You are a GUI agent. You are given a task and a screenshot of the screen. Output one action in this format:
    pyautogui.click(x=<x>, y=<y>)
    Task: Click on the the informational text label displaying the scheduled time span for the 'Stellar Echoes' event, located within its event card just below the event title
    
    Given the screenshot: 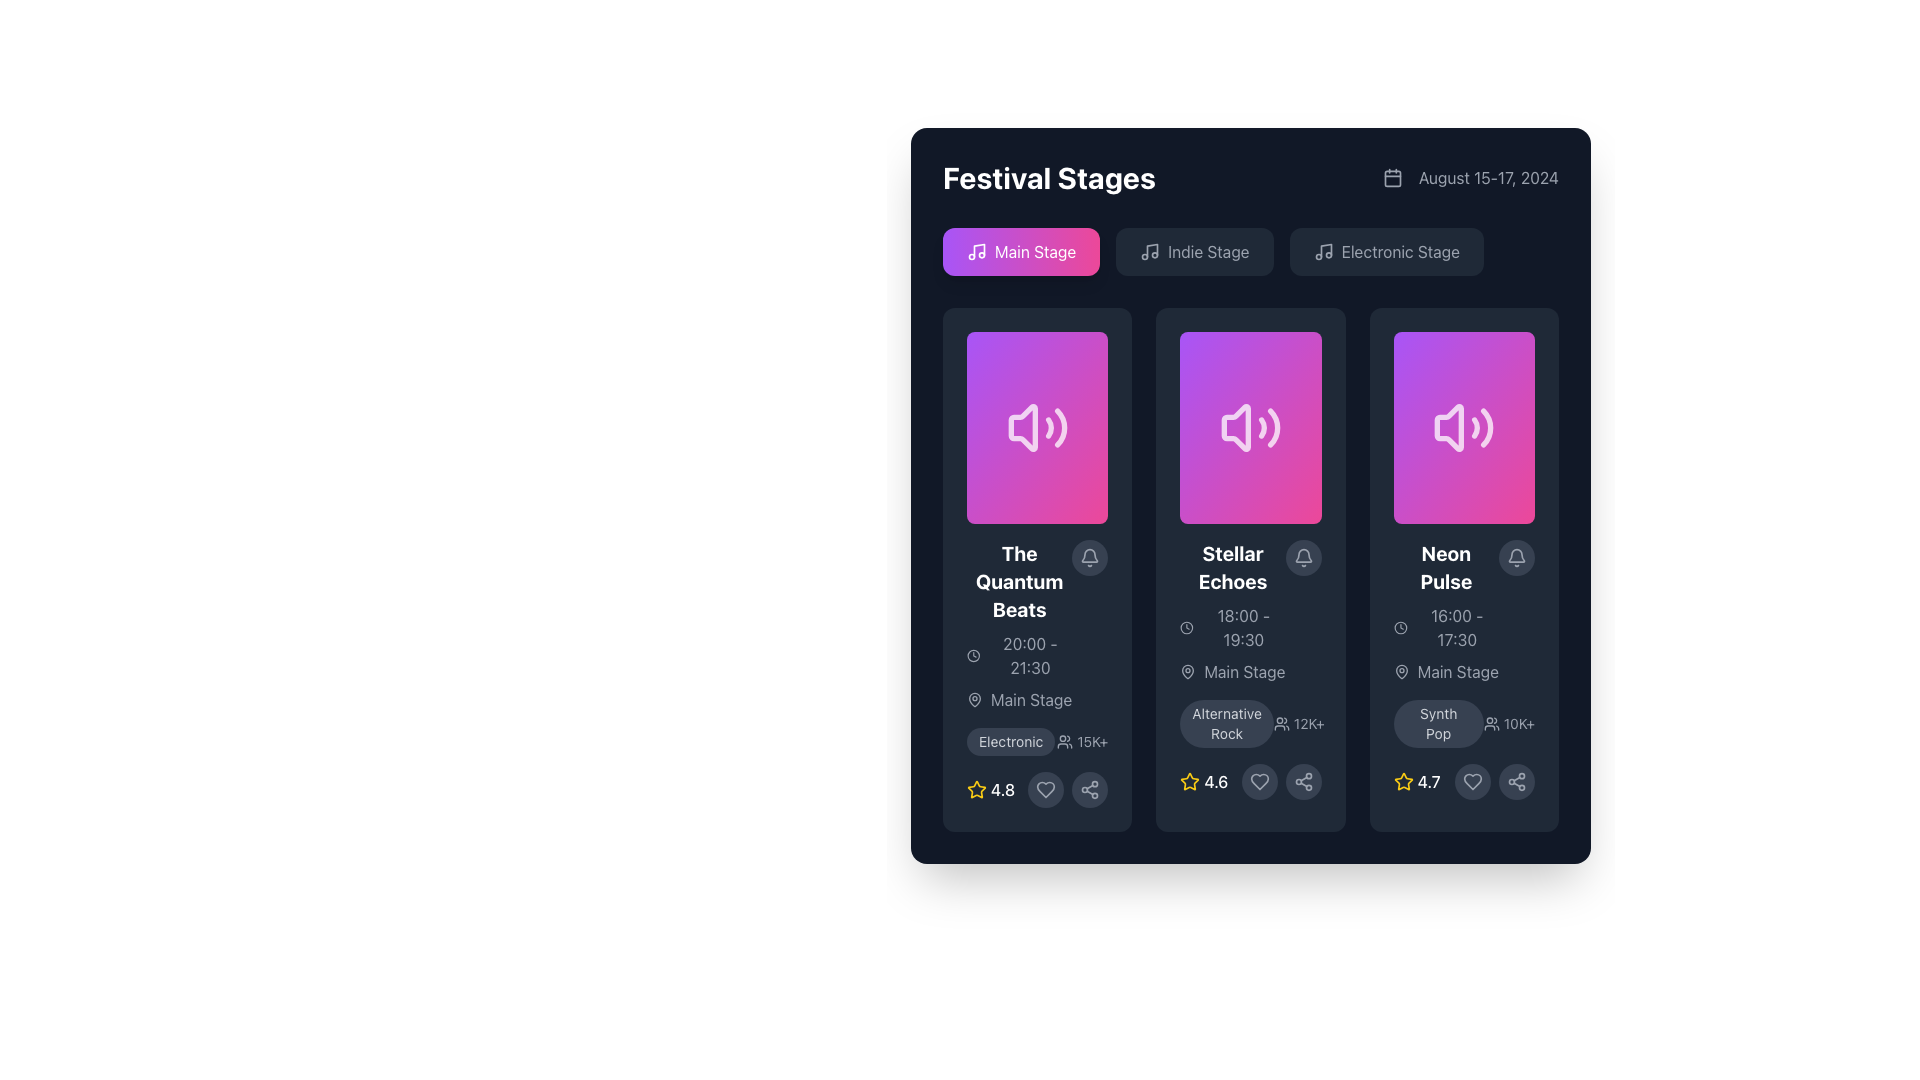 What is the action you would take?
    pyautogui.click(x=1232, y=627)
    